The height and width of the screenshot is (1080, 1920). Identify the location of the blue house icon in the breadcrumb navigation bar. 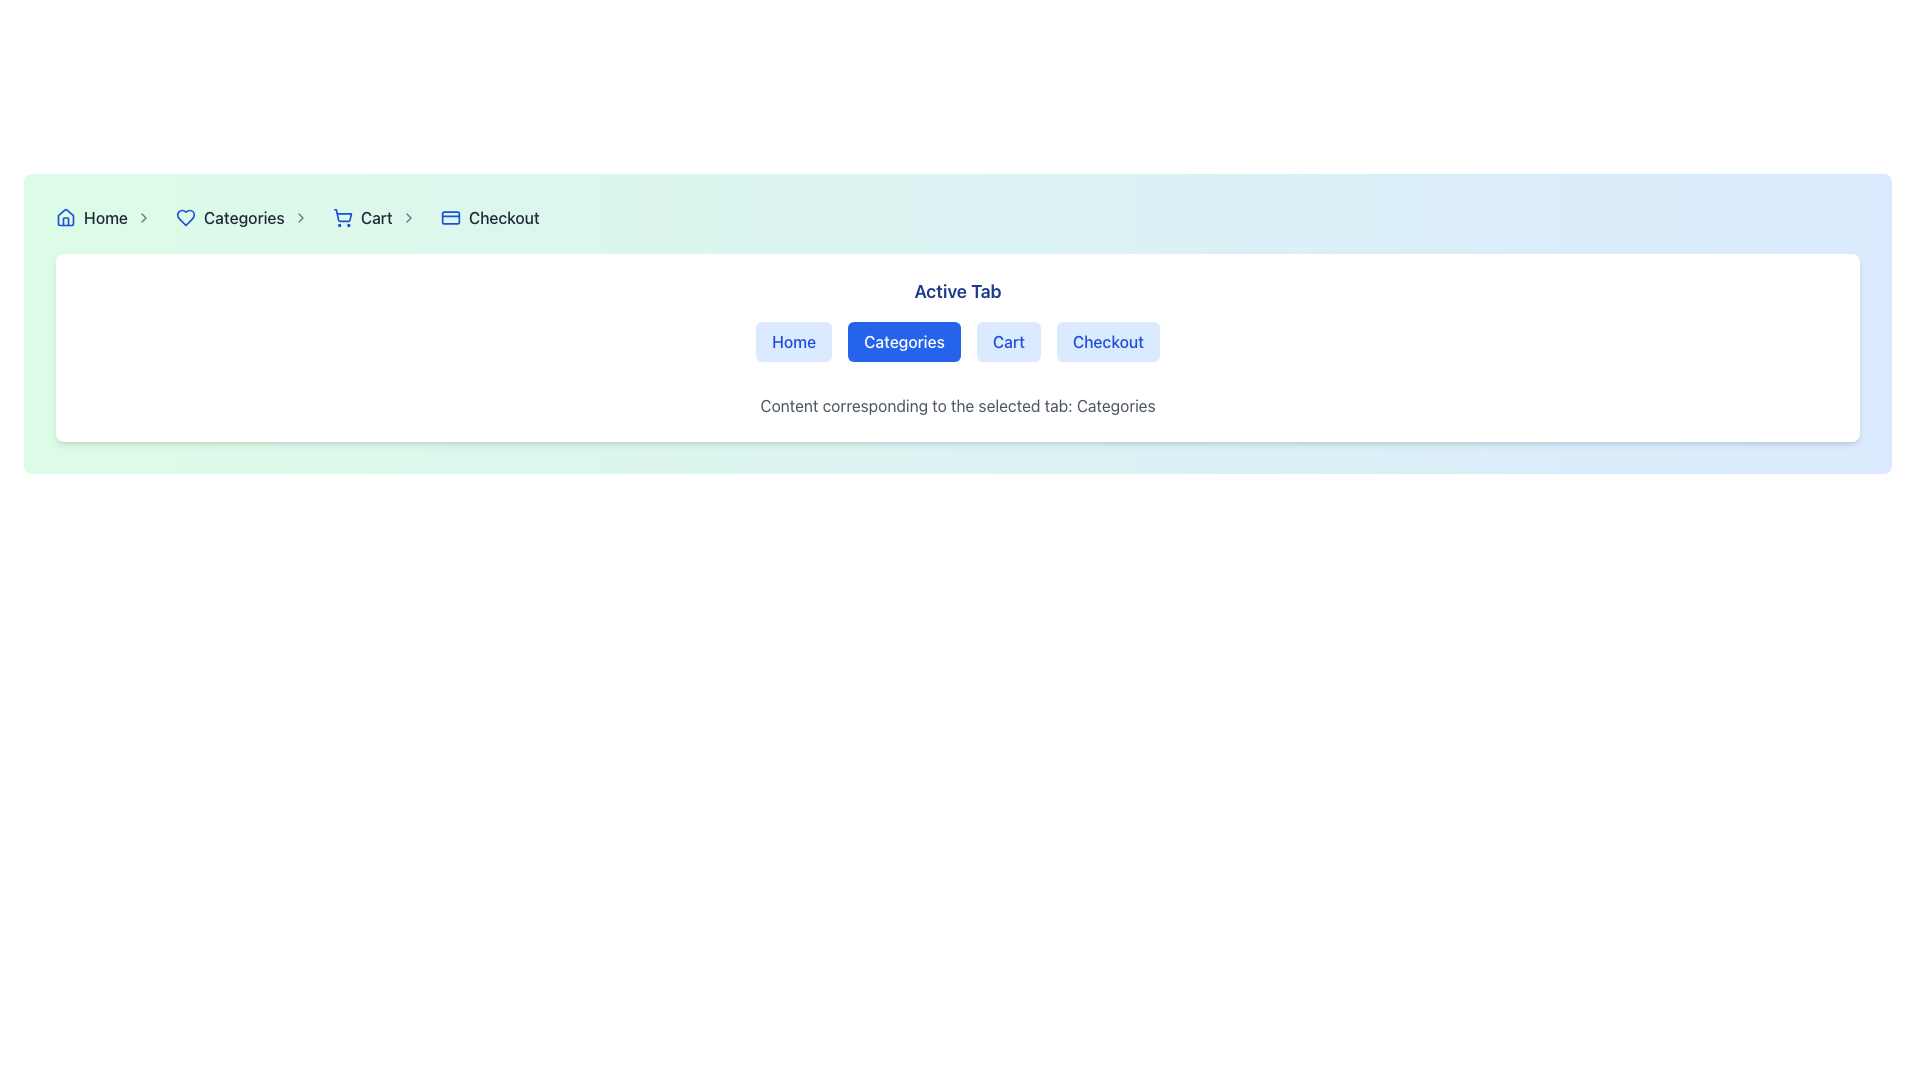
(66, 218).